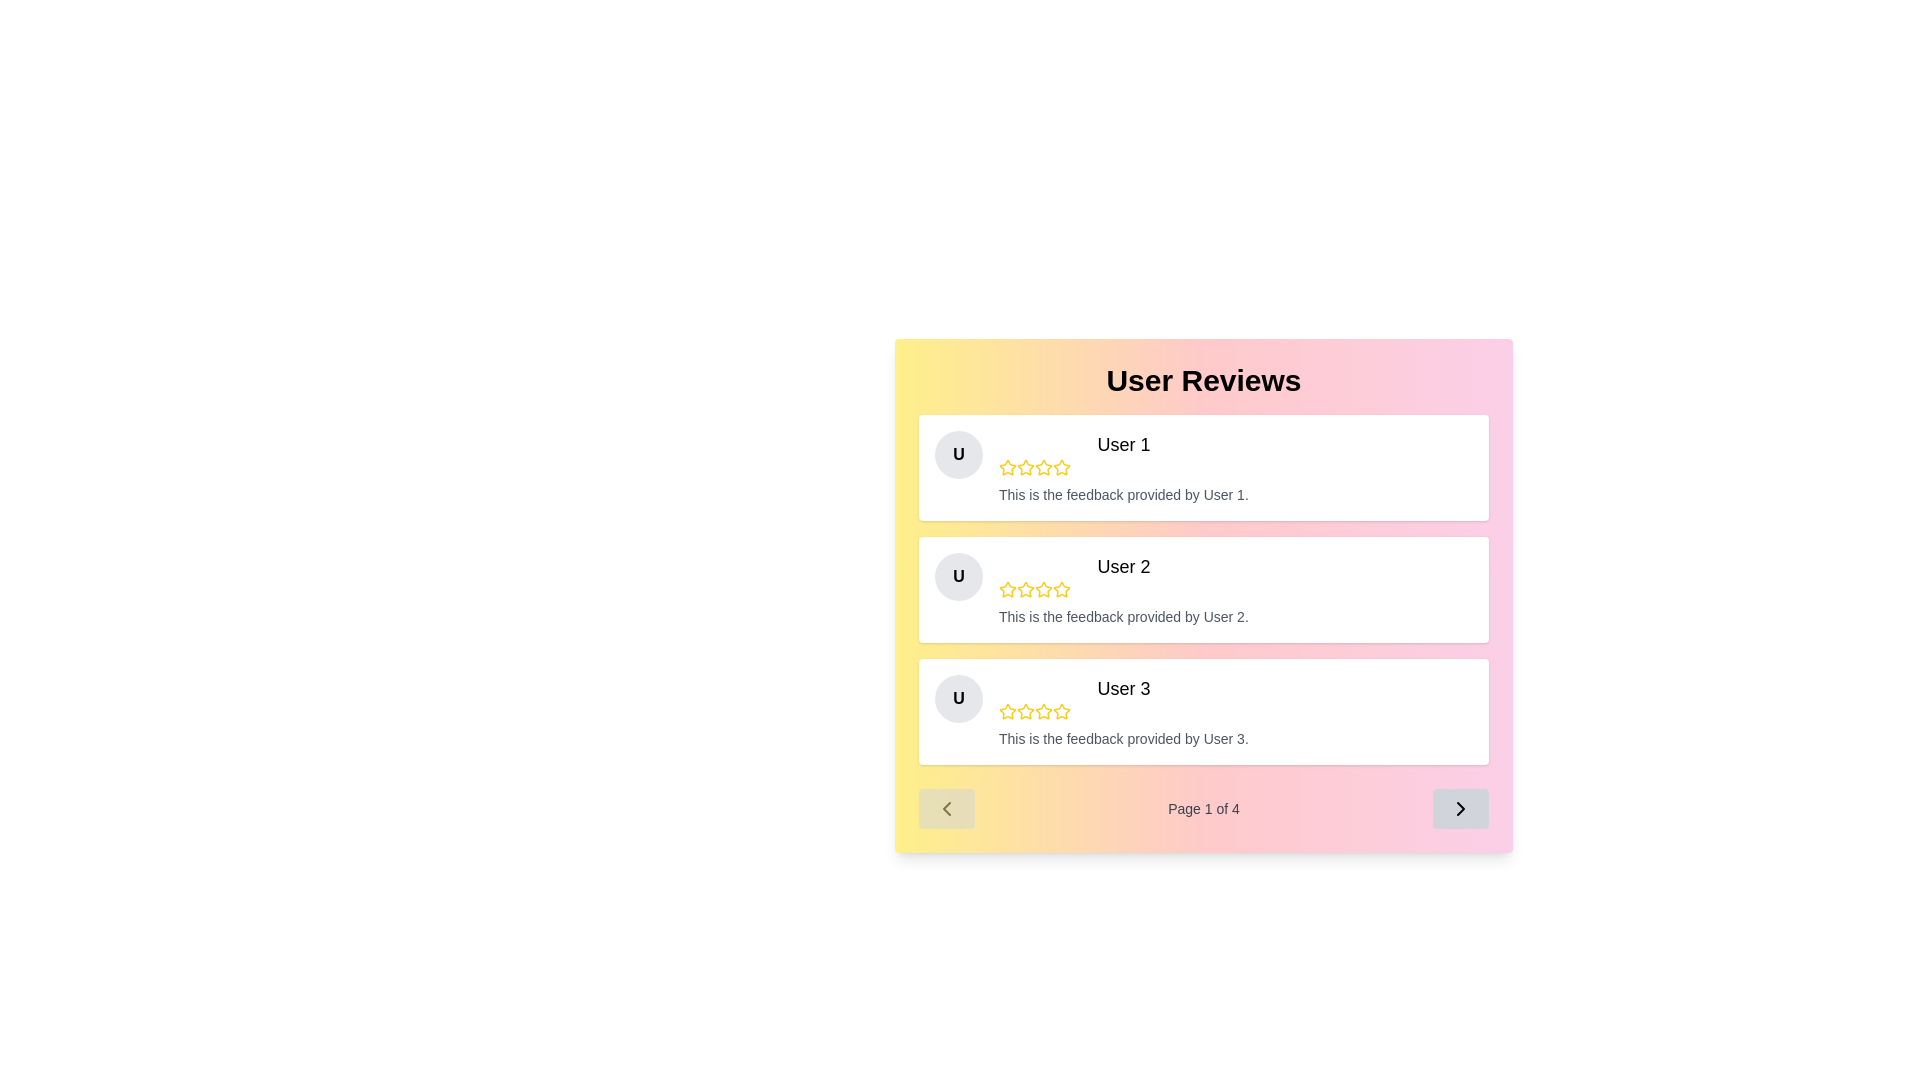 This screenshot has height=1080, width=1920. What do you see at coordinates (1042, 589) in the screenshot?
I see `the fourth star icon outlined in yellow to indicate a rating in the review section of User 2` at bounding box center [1042, 589].